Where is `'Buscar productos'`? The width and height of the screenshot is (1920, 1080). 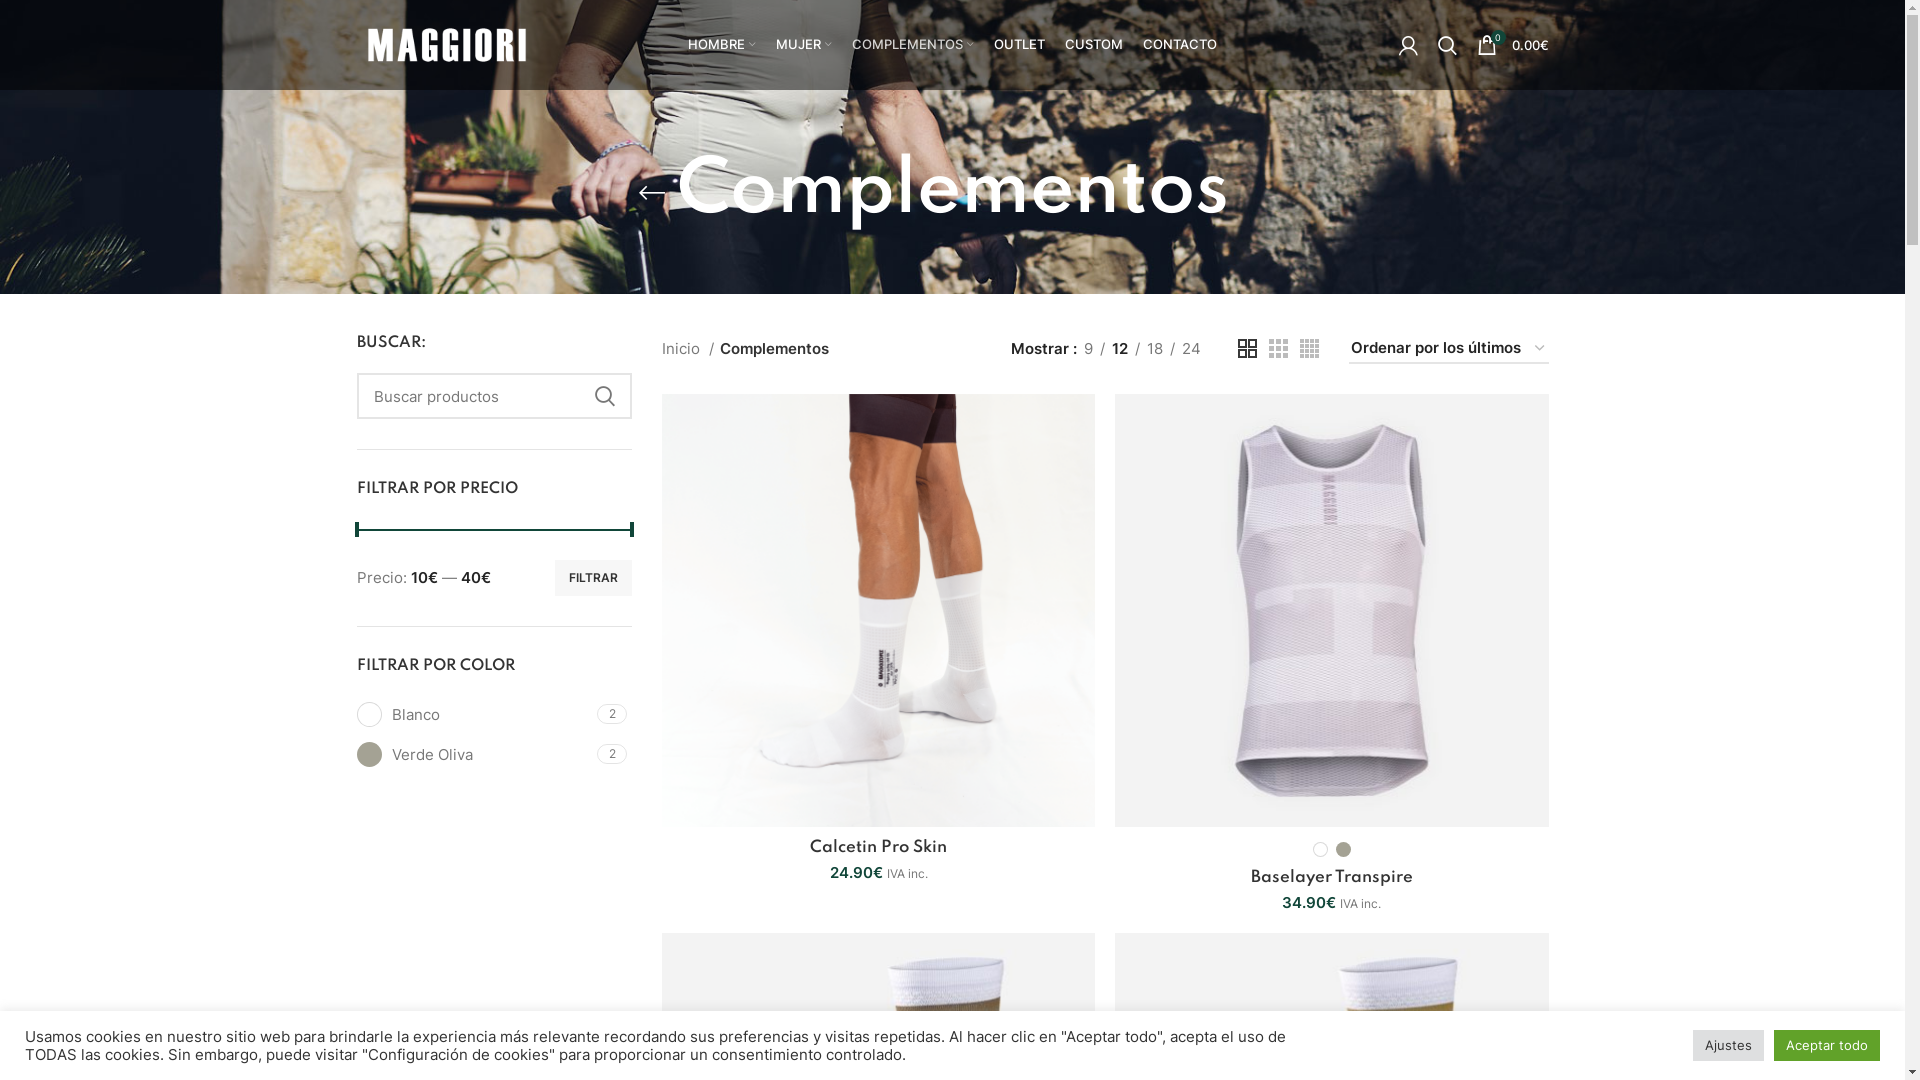 'Buscar productos' is located at coordinates (494, 396).